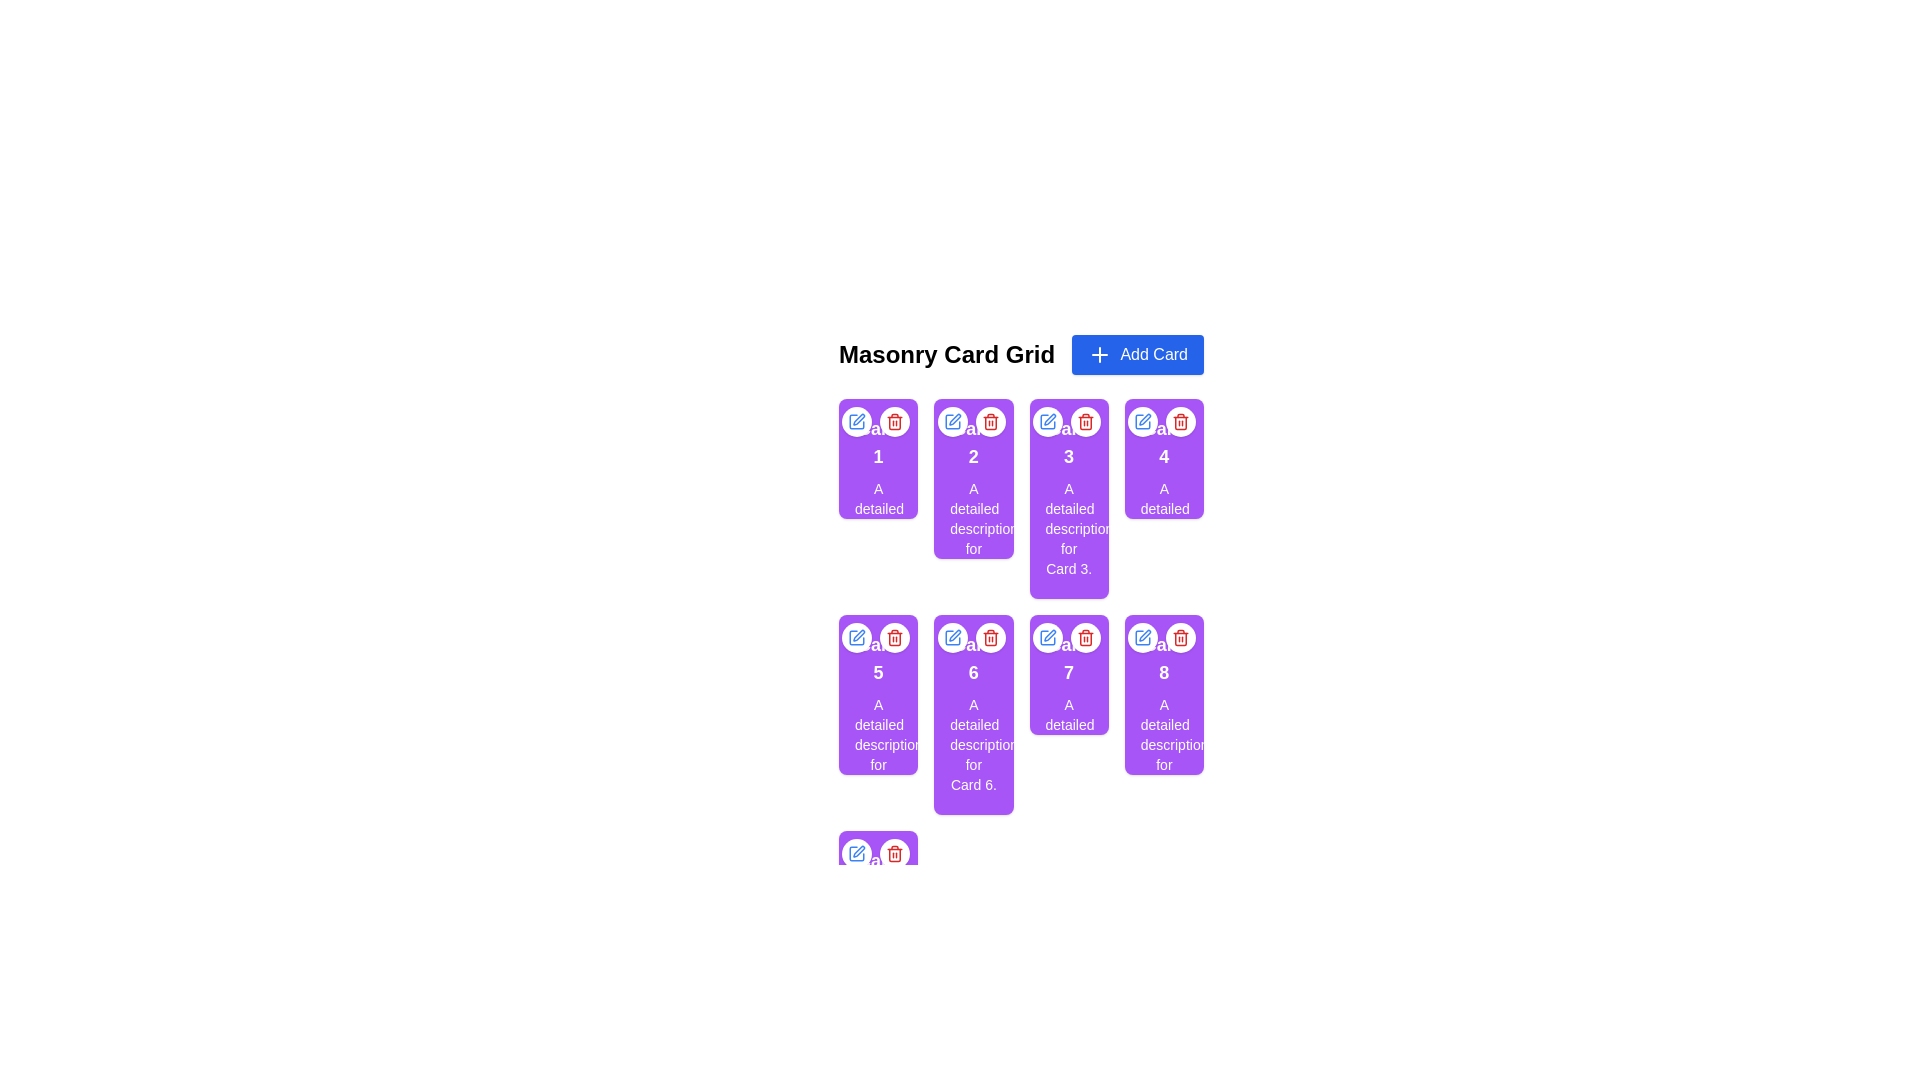  What do you see at coordinates (1164, 459) in the screenshot?
I see `the delete icon on the fourth card in the grid layout` at bounding box center [1164, 459].